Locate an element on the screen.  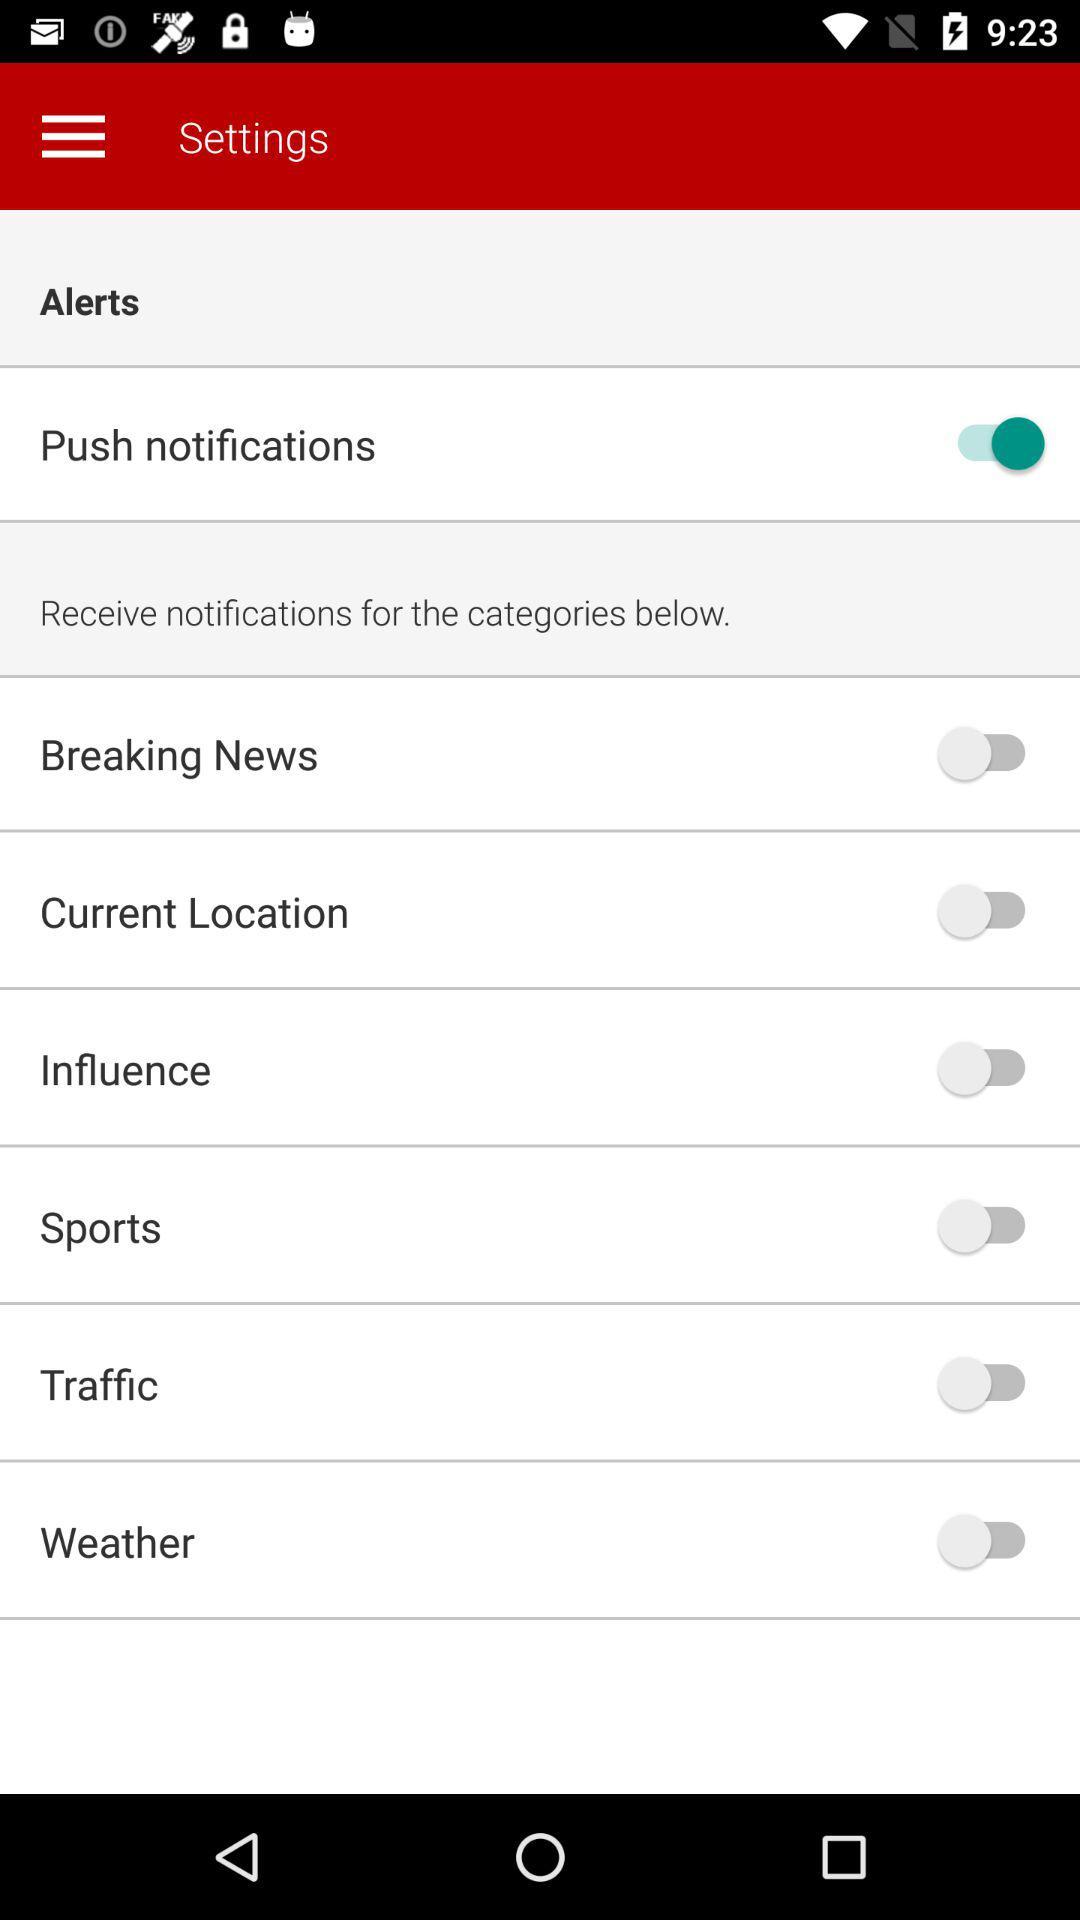
main menu is located at coordinates (72, 135).